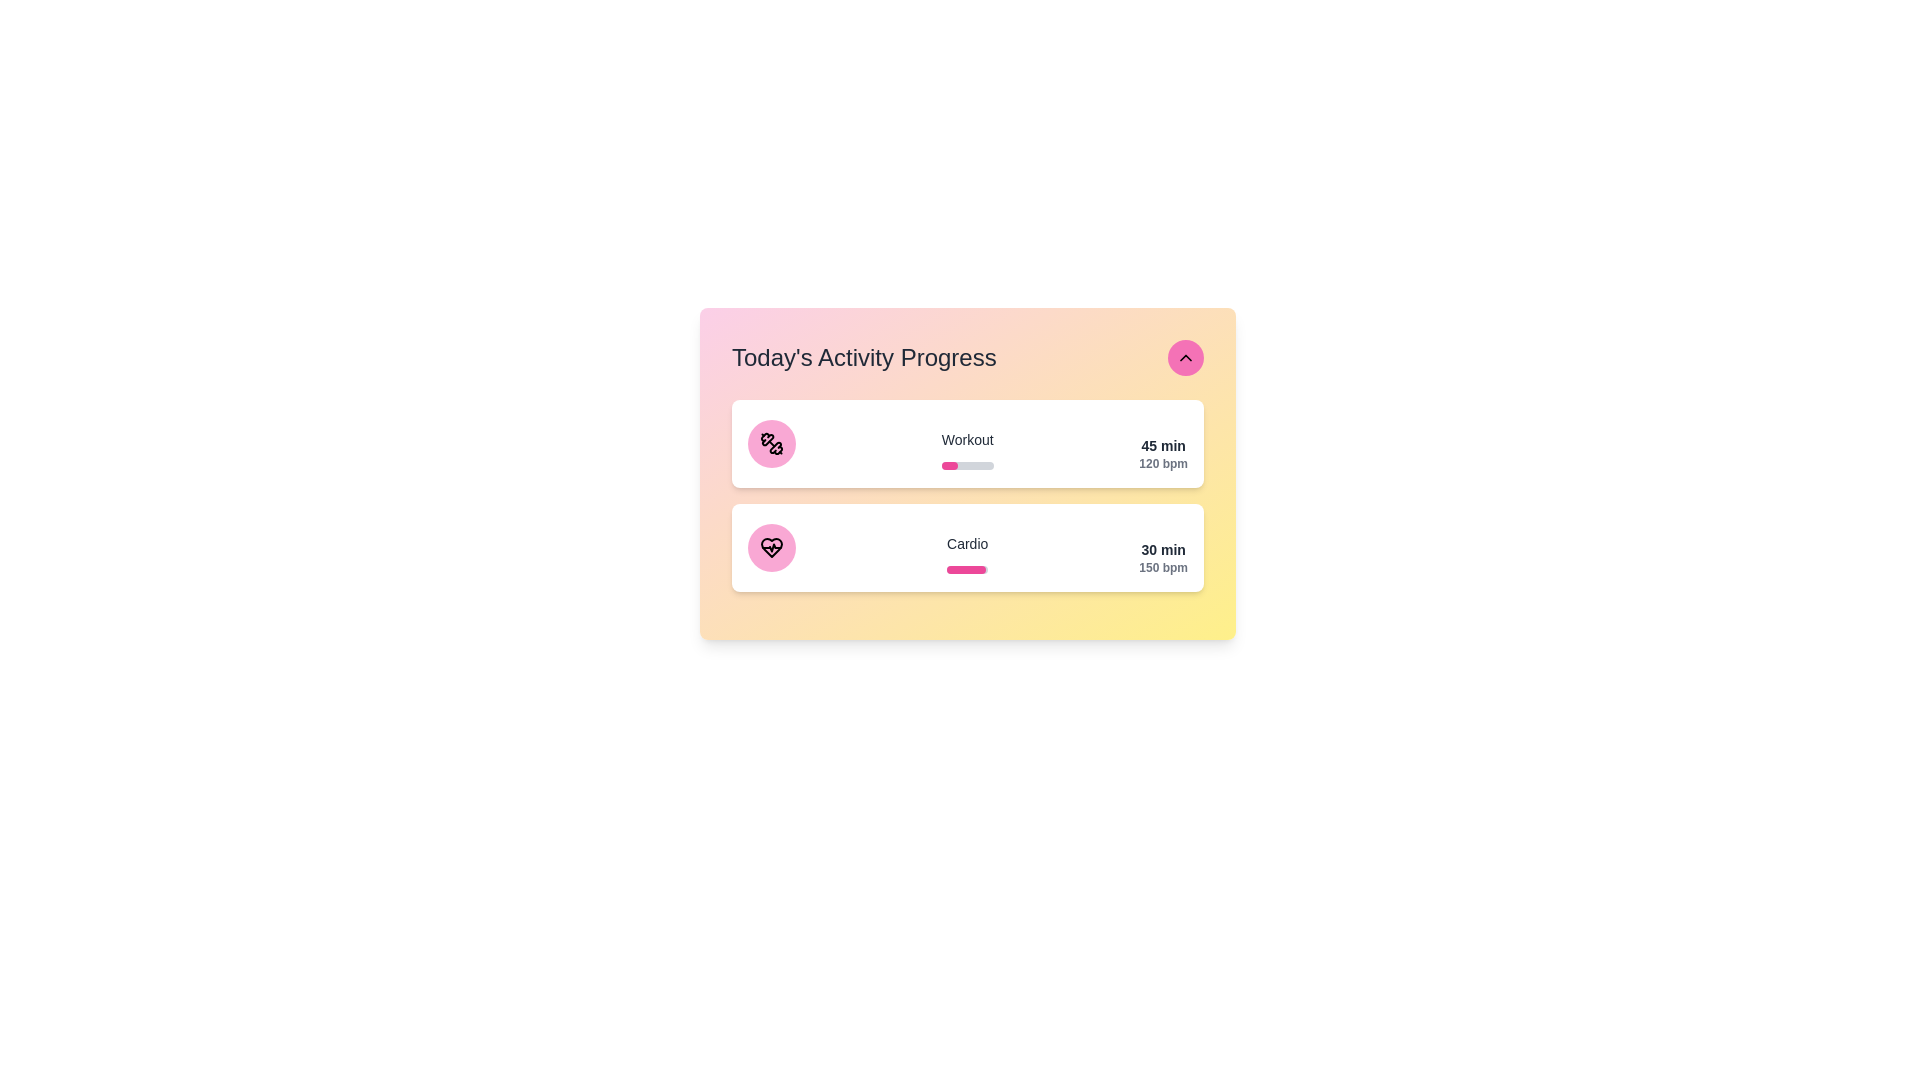 Image resolution: width=1920 pixels, height=1080 pixels. Describe the element at coordinates (967, 554) in the screenshot. I see `text from the label that accompanies the progress bar in the second activity card of the 'Today's Activity Progress' panel, located below the pink heart icon` at that location.